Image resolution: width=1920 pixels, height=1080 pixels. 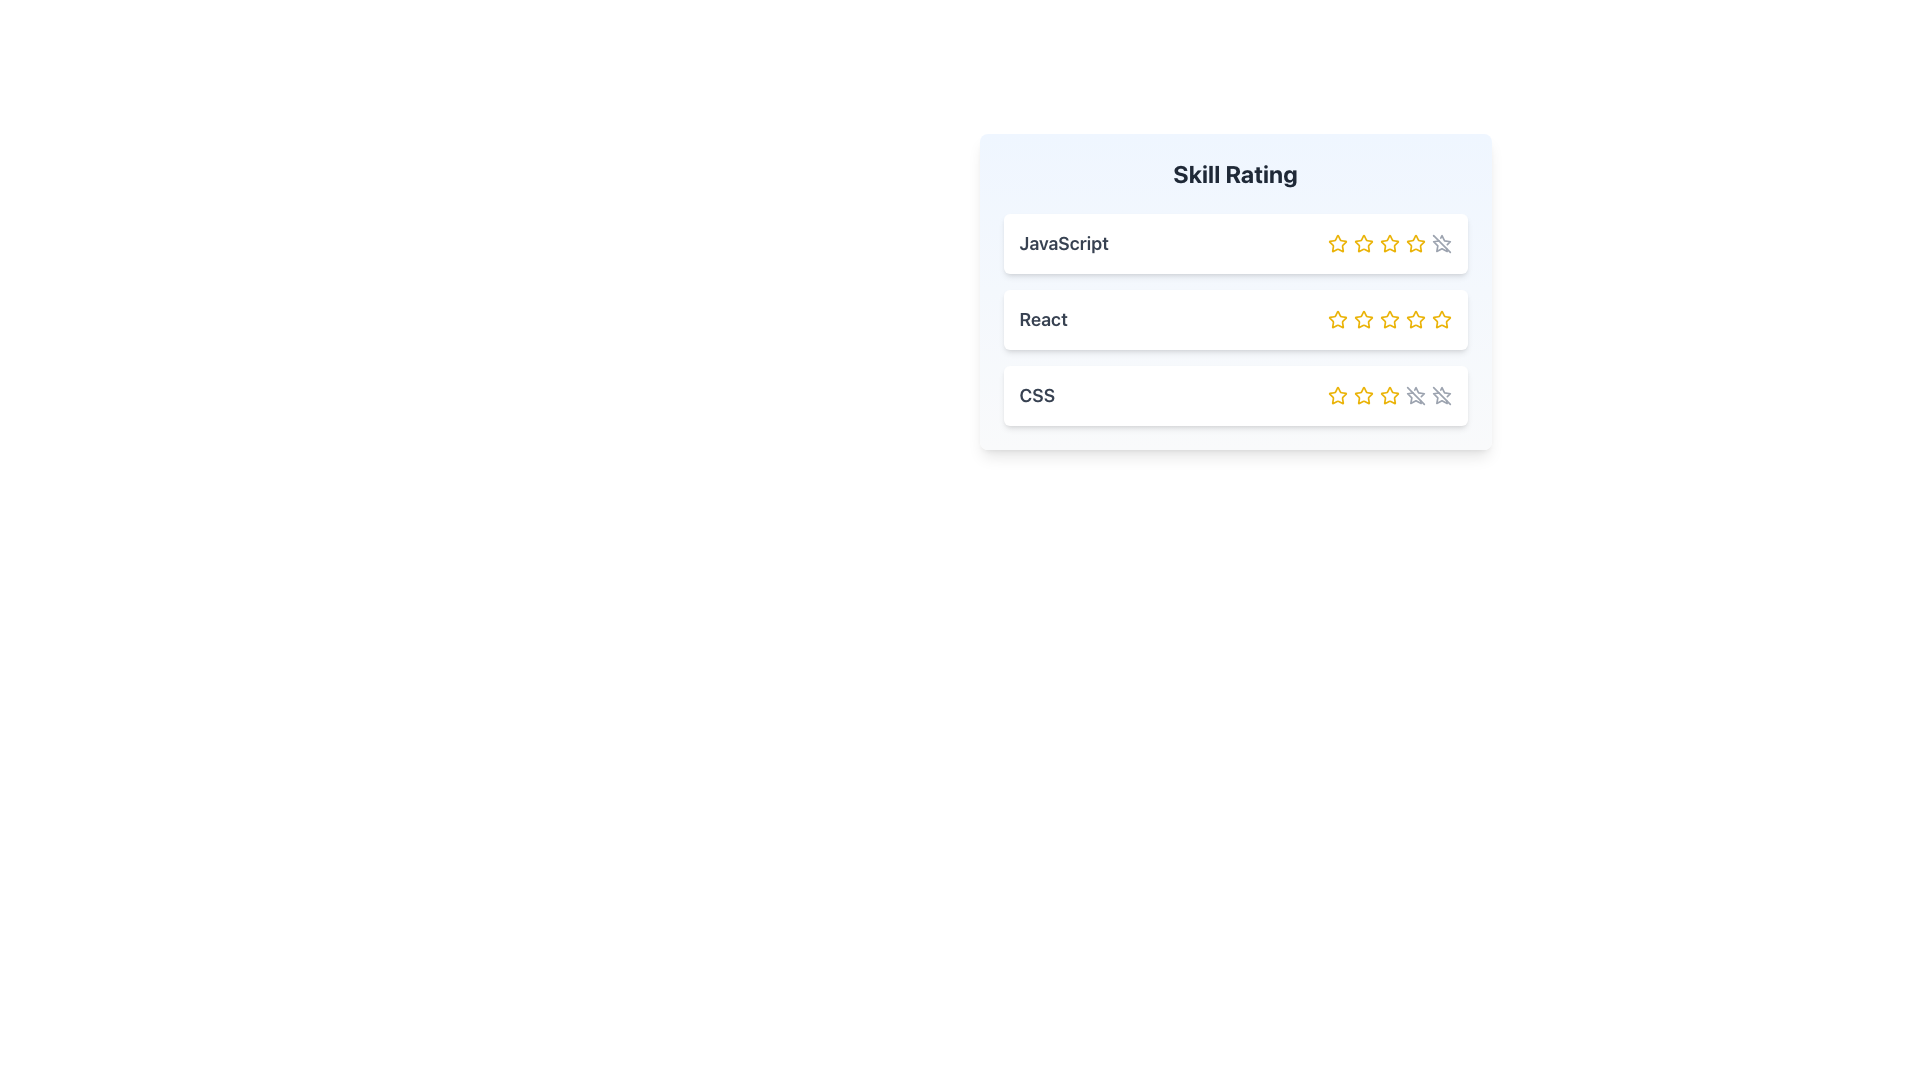 What do you see at coordinates (1441, 319) in the screenshot?
I see `the fifth interactive star icon in the second row of the skill rating interface to rate the React skill with 5 stars` at bounding box center [1441, 319].